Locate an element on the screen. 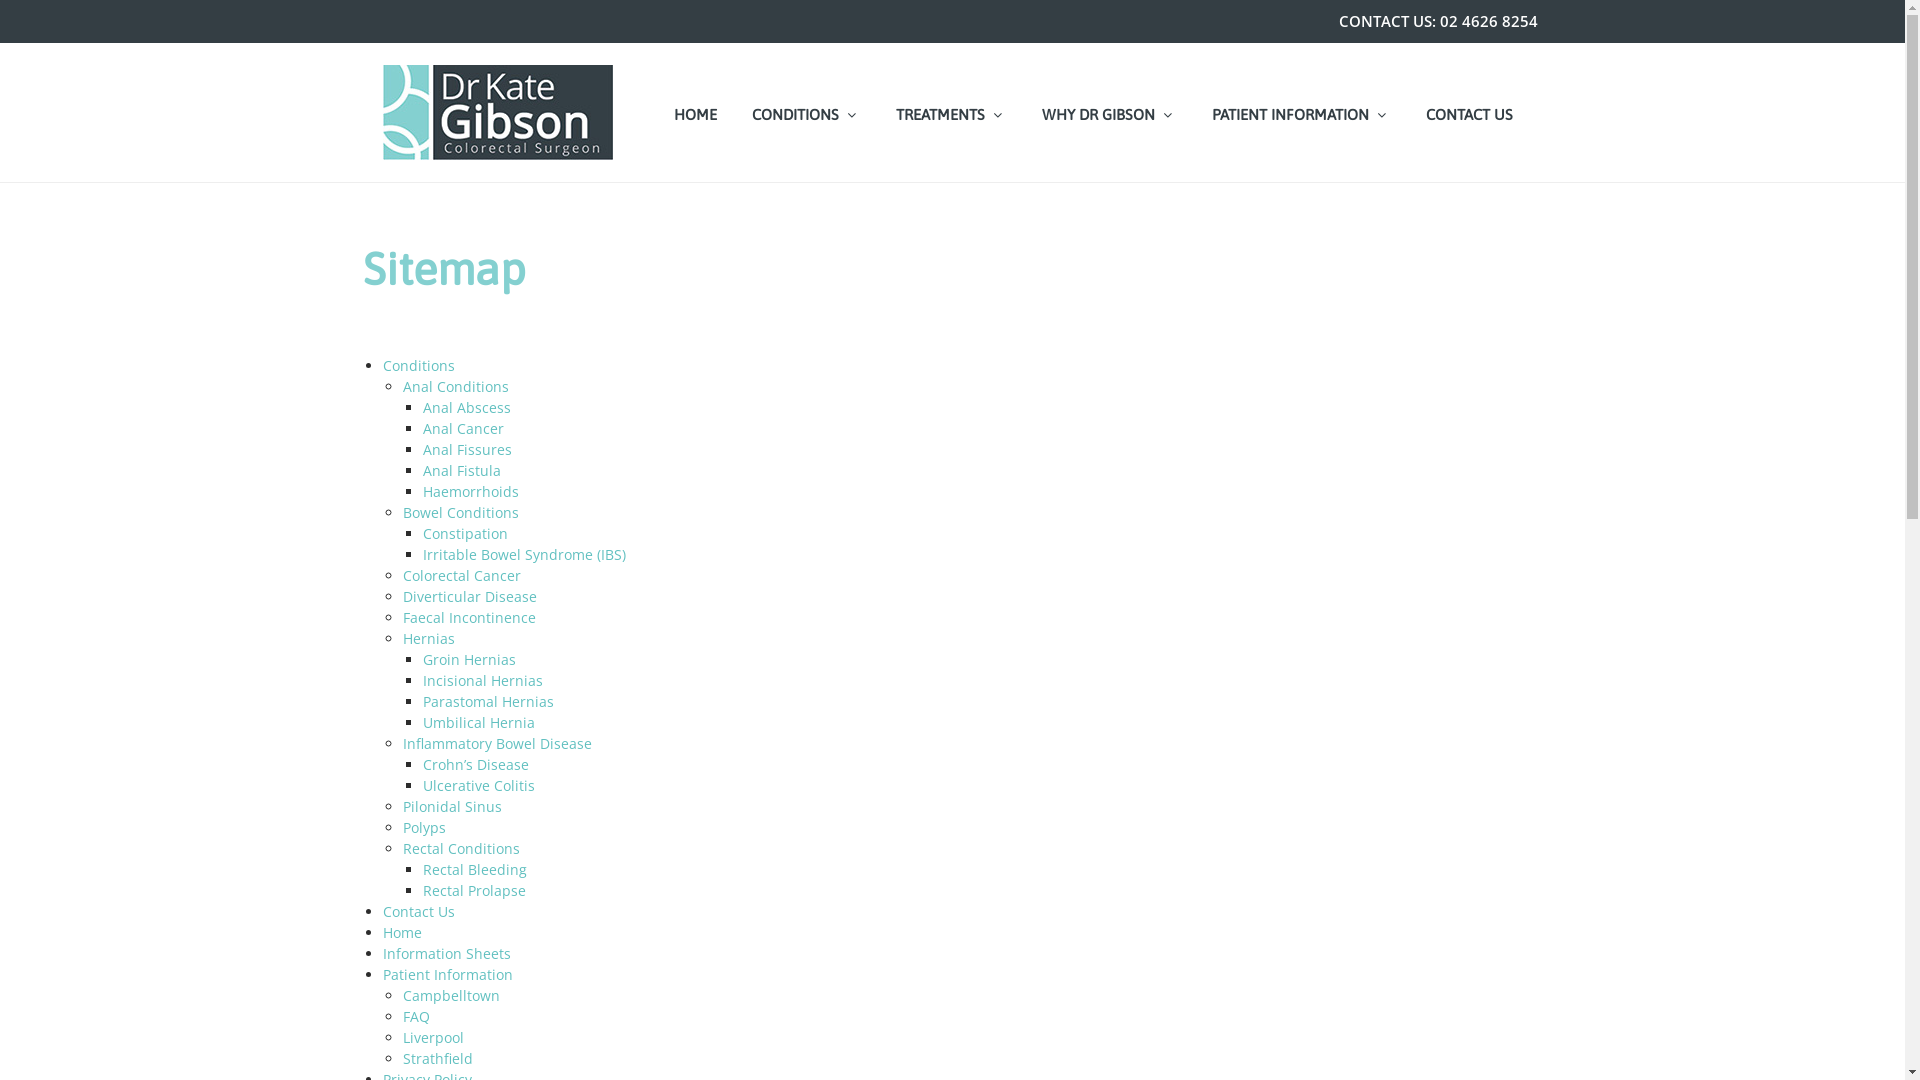  'TREATMENTS' is located at coordinates (950, 112).